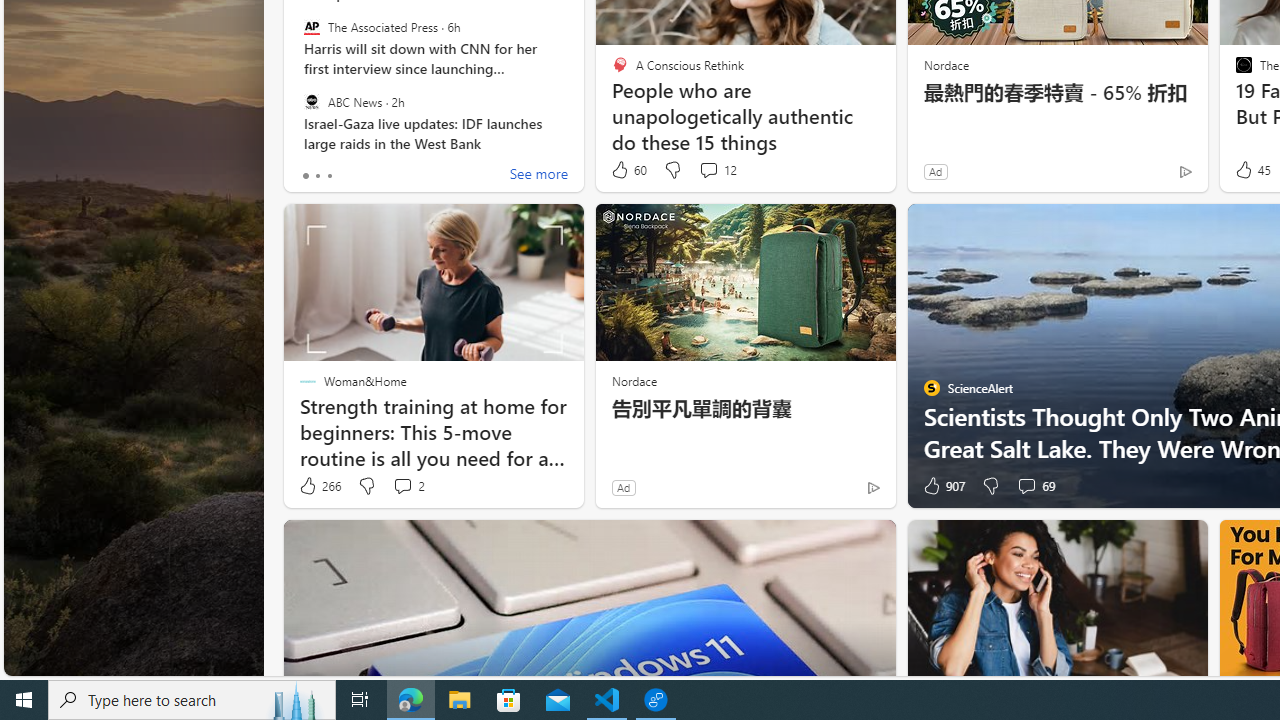 The image size is (1280, 720). What do you see at coordinates (941, 486) in the screenshot?
I see `'907 Like'` at bounding box center [941, 486].